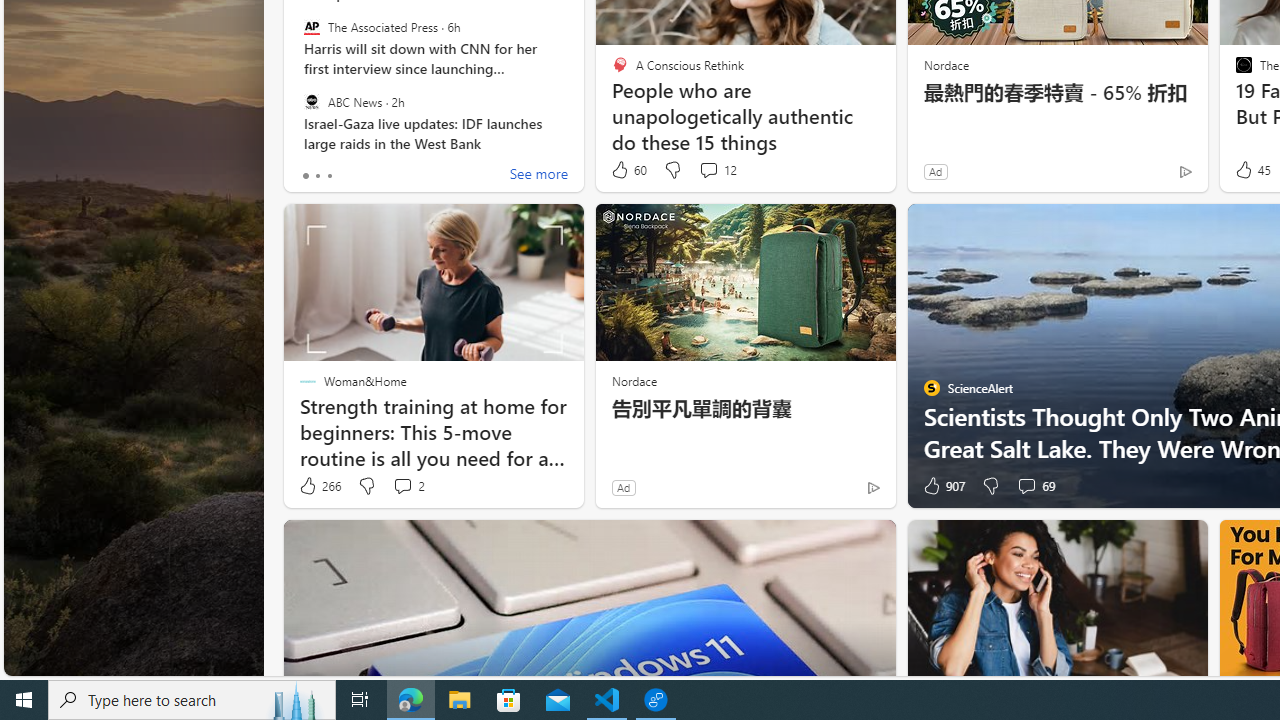 The image size is (1280, 720). What do you see at coordinates (941, 486) in the screenshot?
I see `'907 Like'` at bounding box center [941, 486].